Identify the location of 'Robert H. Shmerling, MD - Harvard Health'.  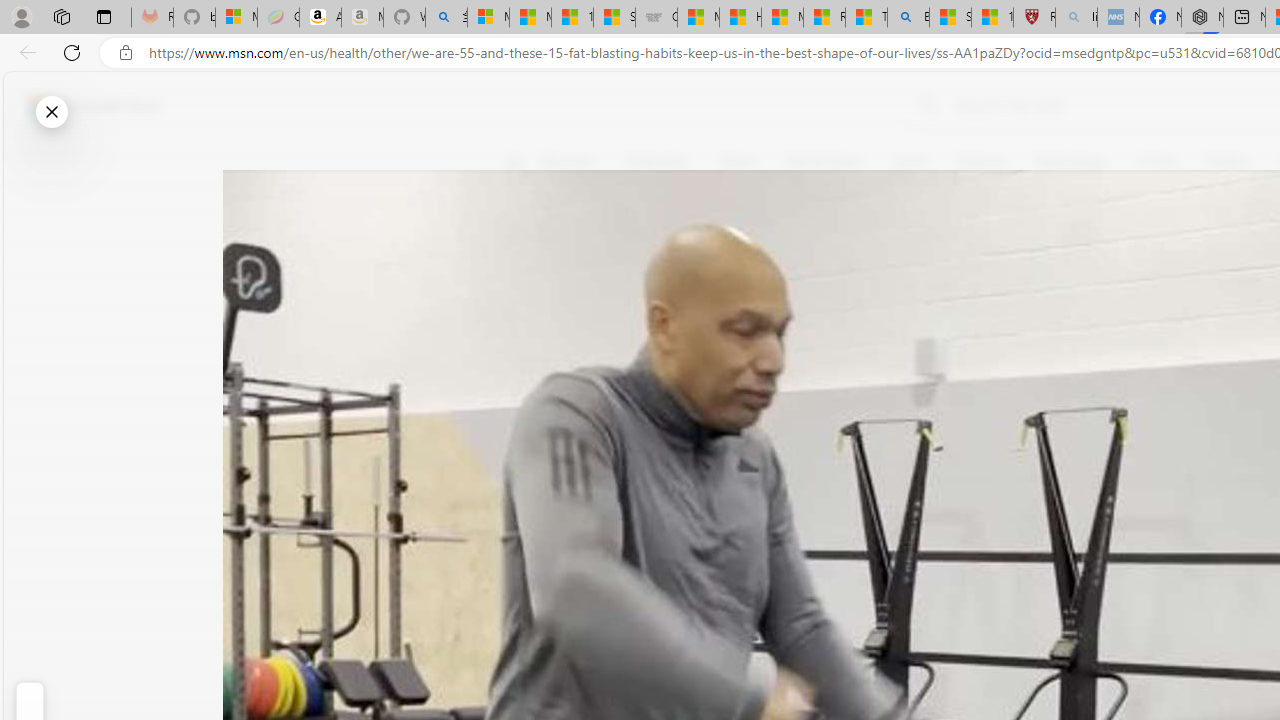
(1034, 17).